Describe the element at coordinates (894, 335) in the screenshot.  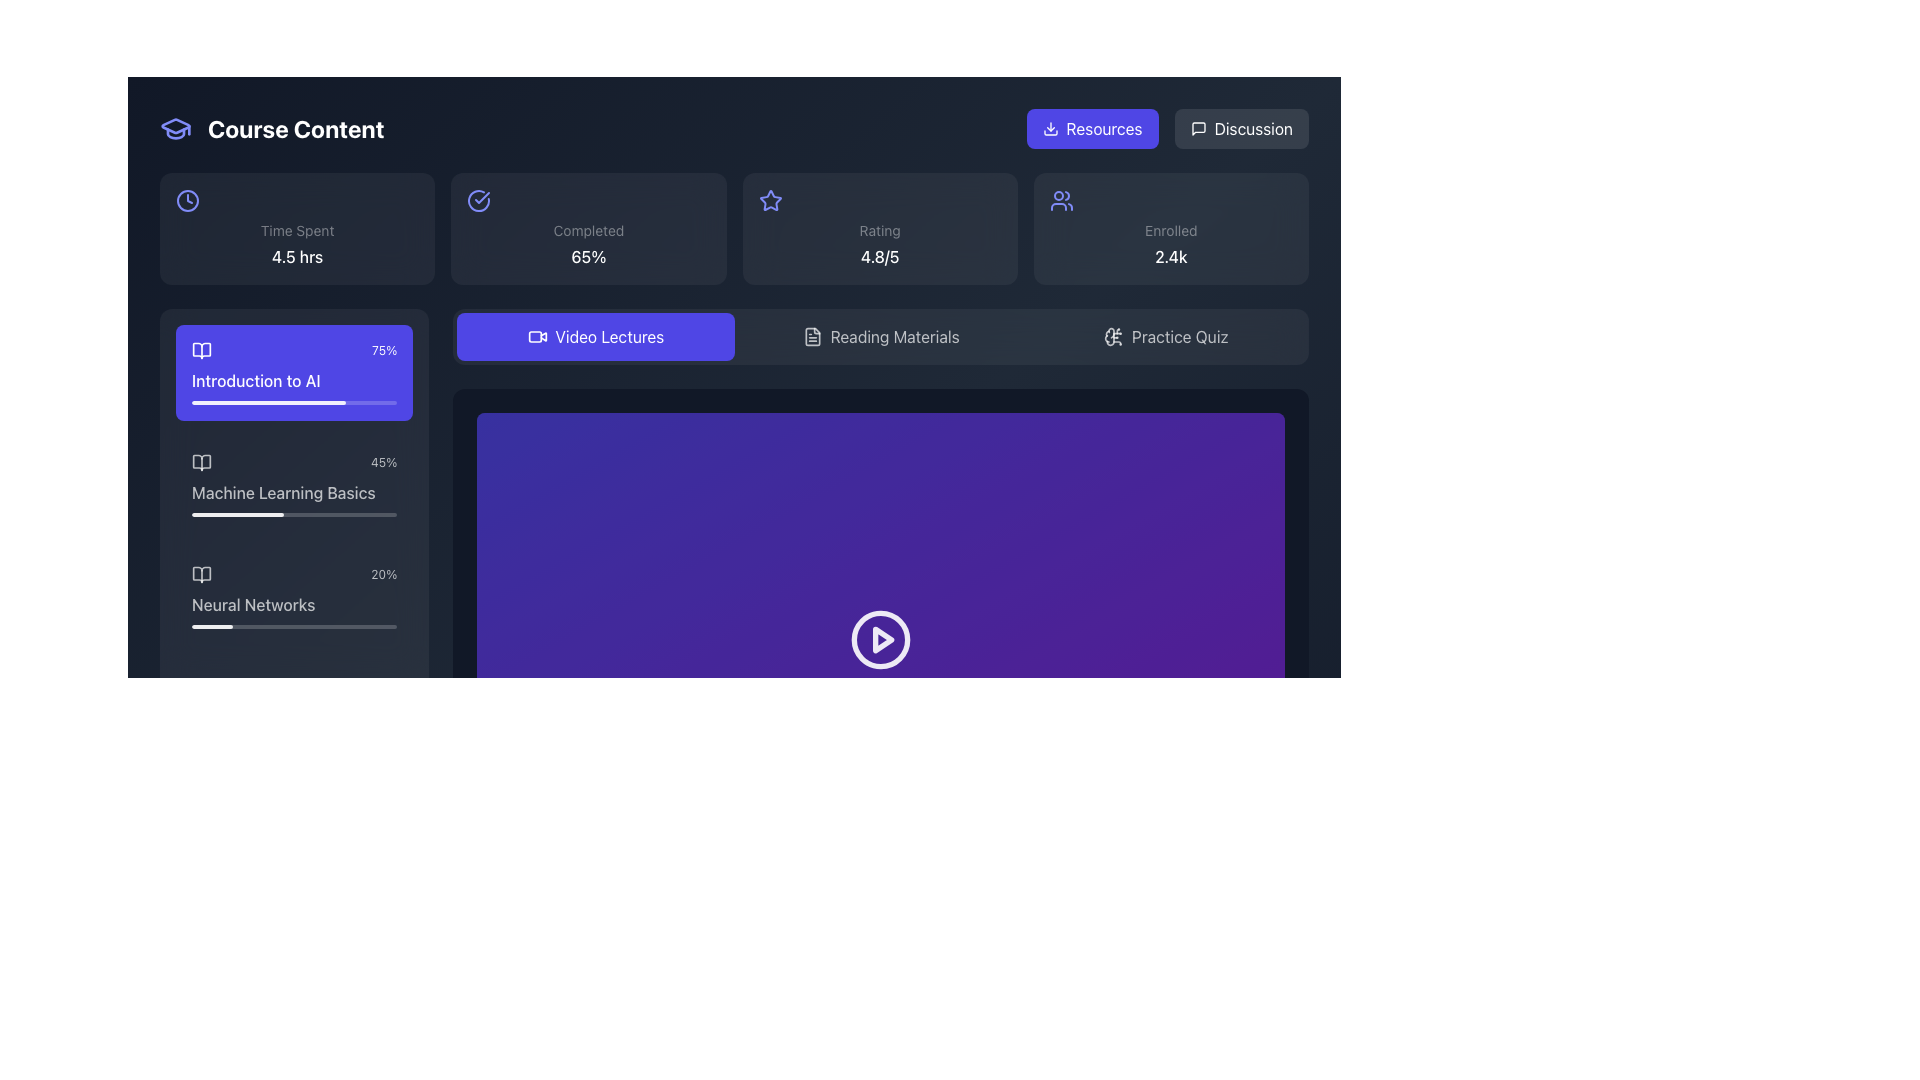
I see `the text label of the button located to the right of the 'Video Lectures' button and to the left of the 'Practice Quiz' icon` at that location.